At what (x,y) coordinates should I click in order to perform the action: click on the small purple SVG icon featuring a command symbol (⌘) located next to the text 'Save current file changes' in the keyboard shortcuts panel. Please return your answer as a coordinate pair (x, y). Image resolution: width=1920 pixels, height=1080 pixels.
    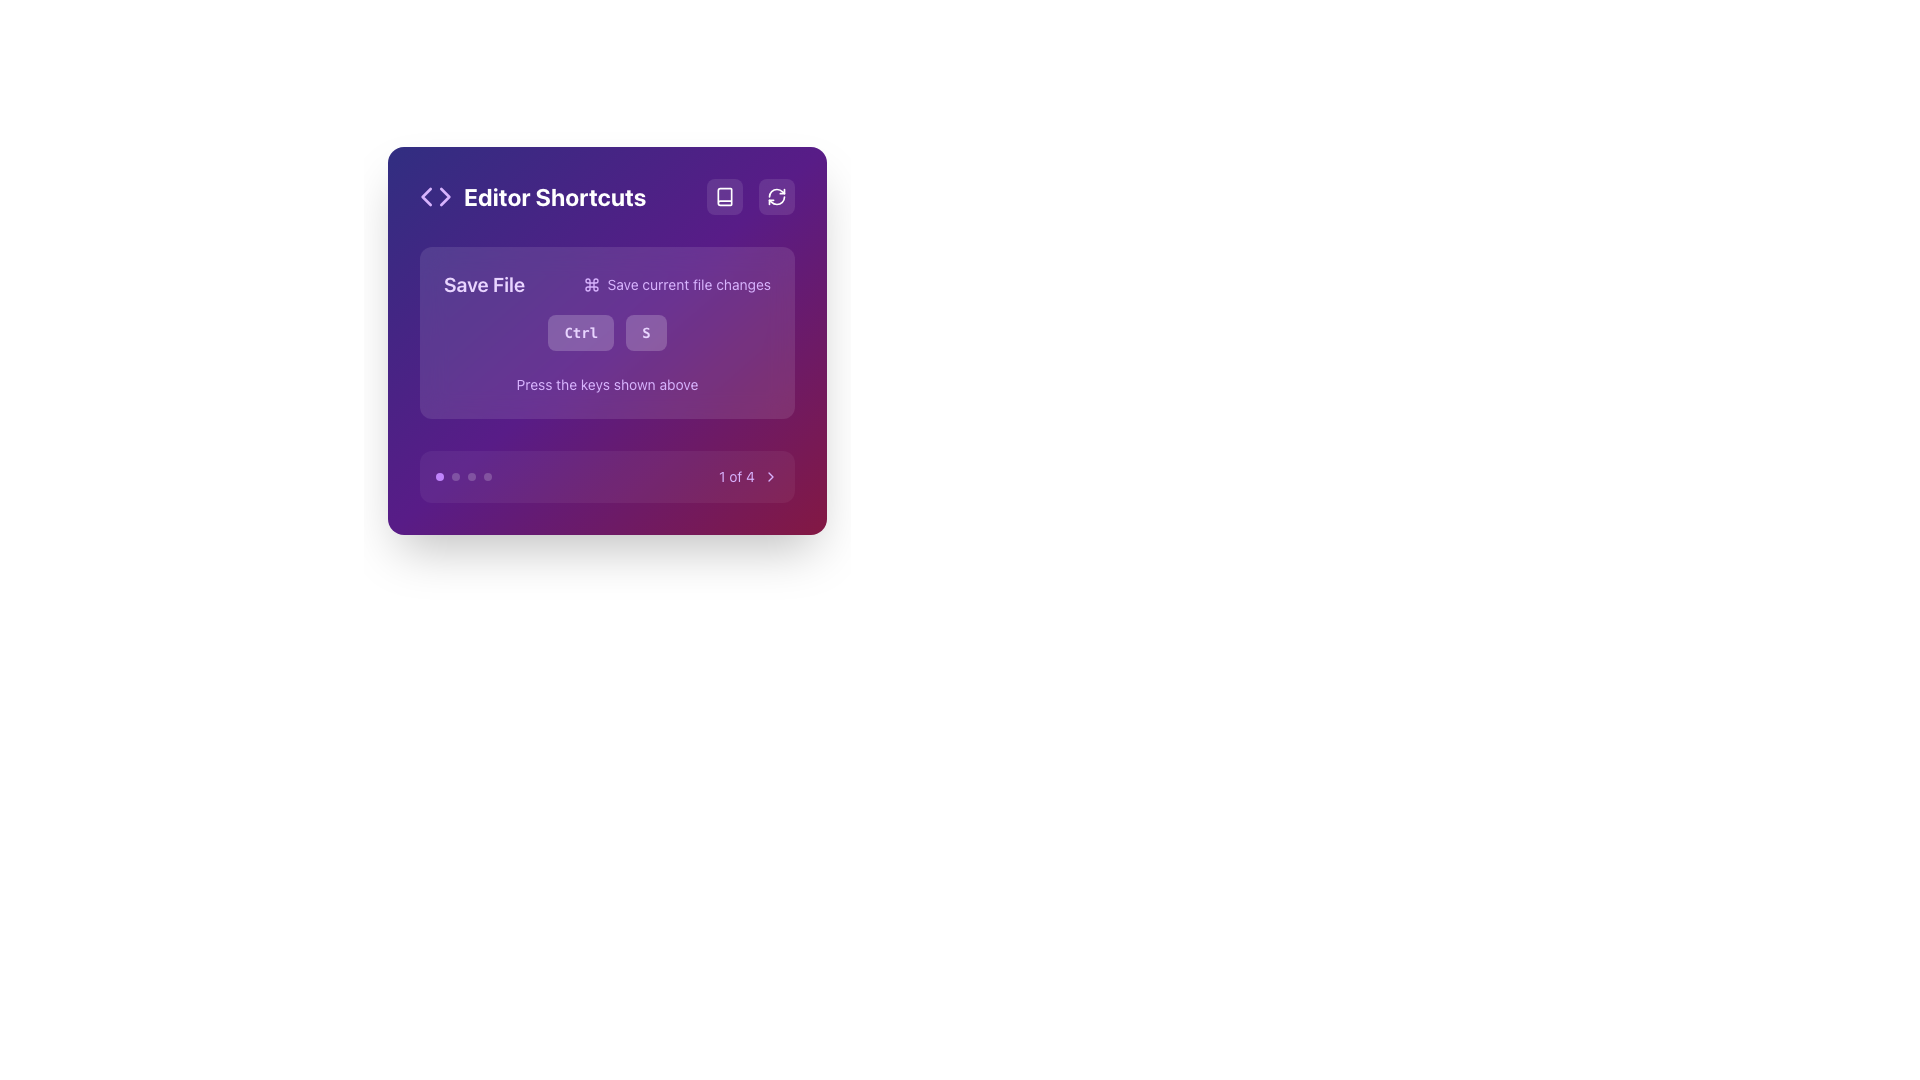
    Looking at the image, I should click on (590, 285).